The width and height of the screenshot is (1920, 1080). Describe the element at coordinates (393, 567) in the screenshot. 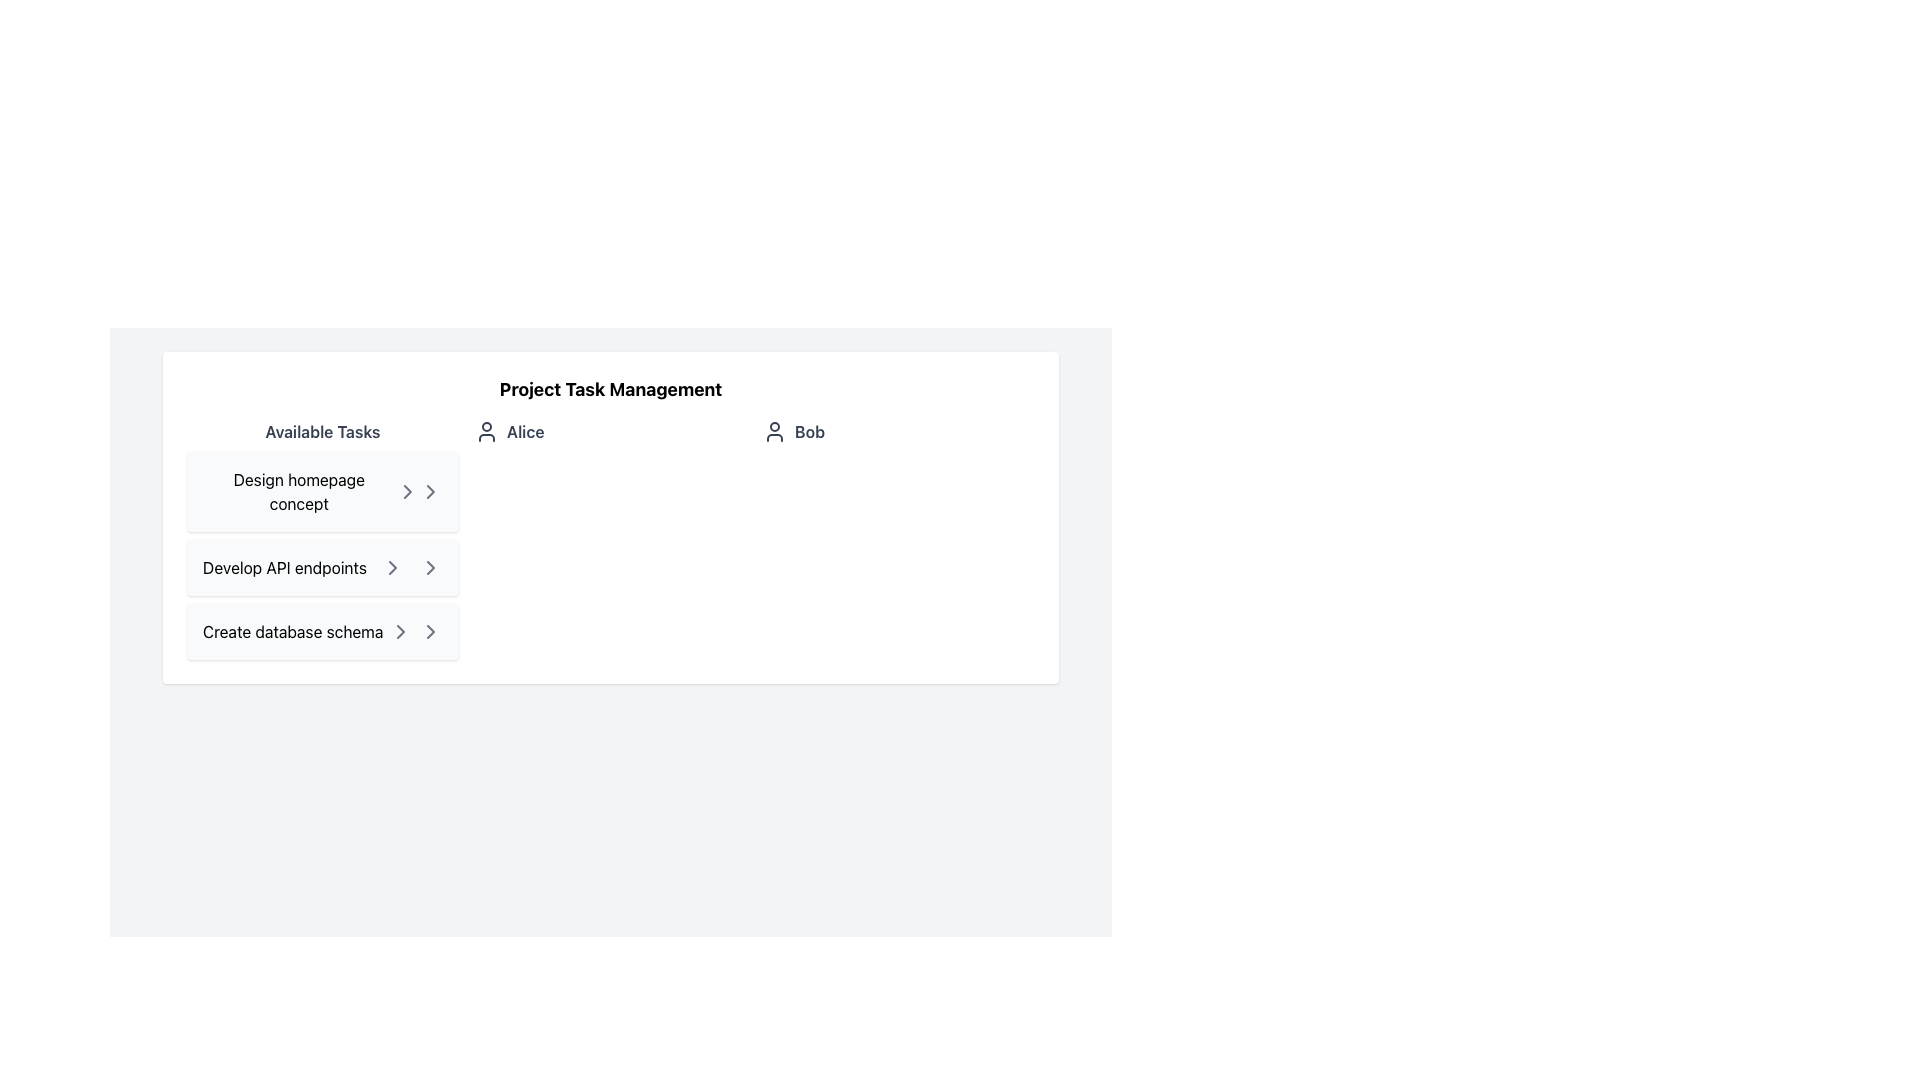

I see `the right chevron icon with rounded edges, located to the right of the text 'Develop API endpoints' in the 'Available Tasks' section` at that location.